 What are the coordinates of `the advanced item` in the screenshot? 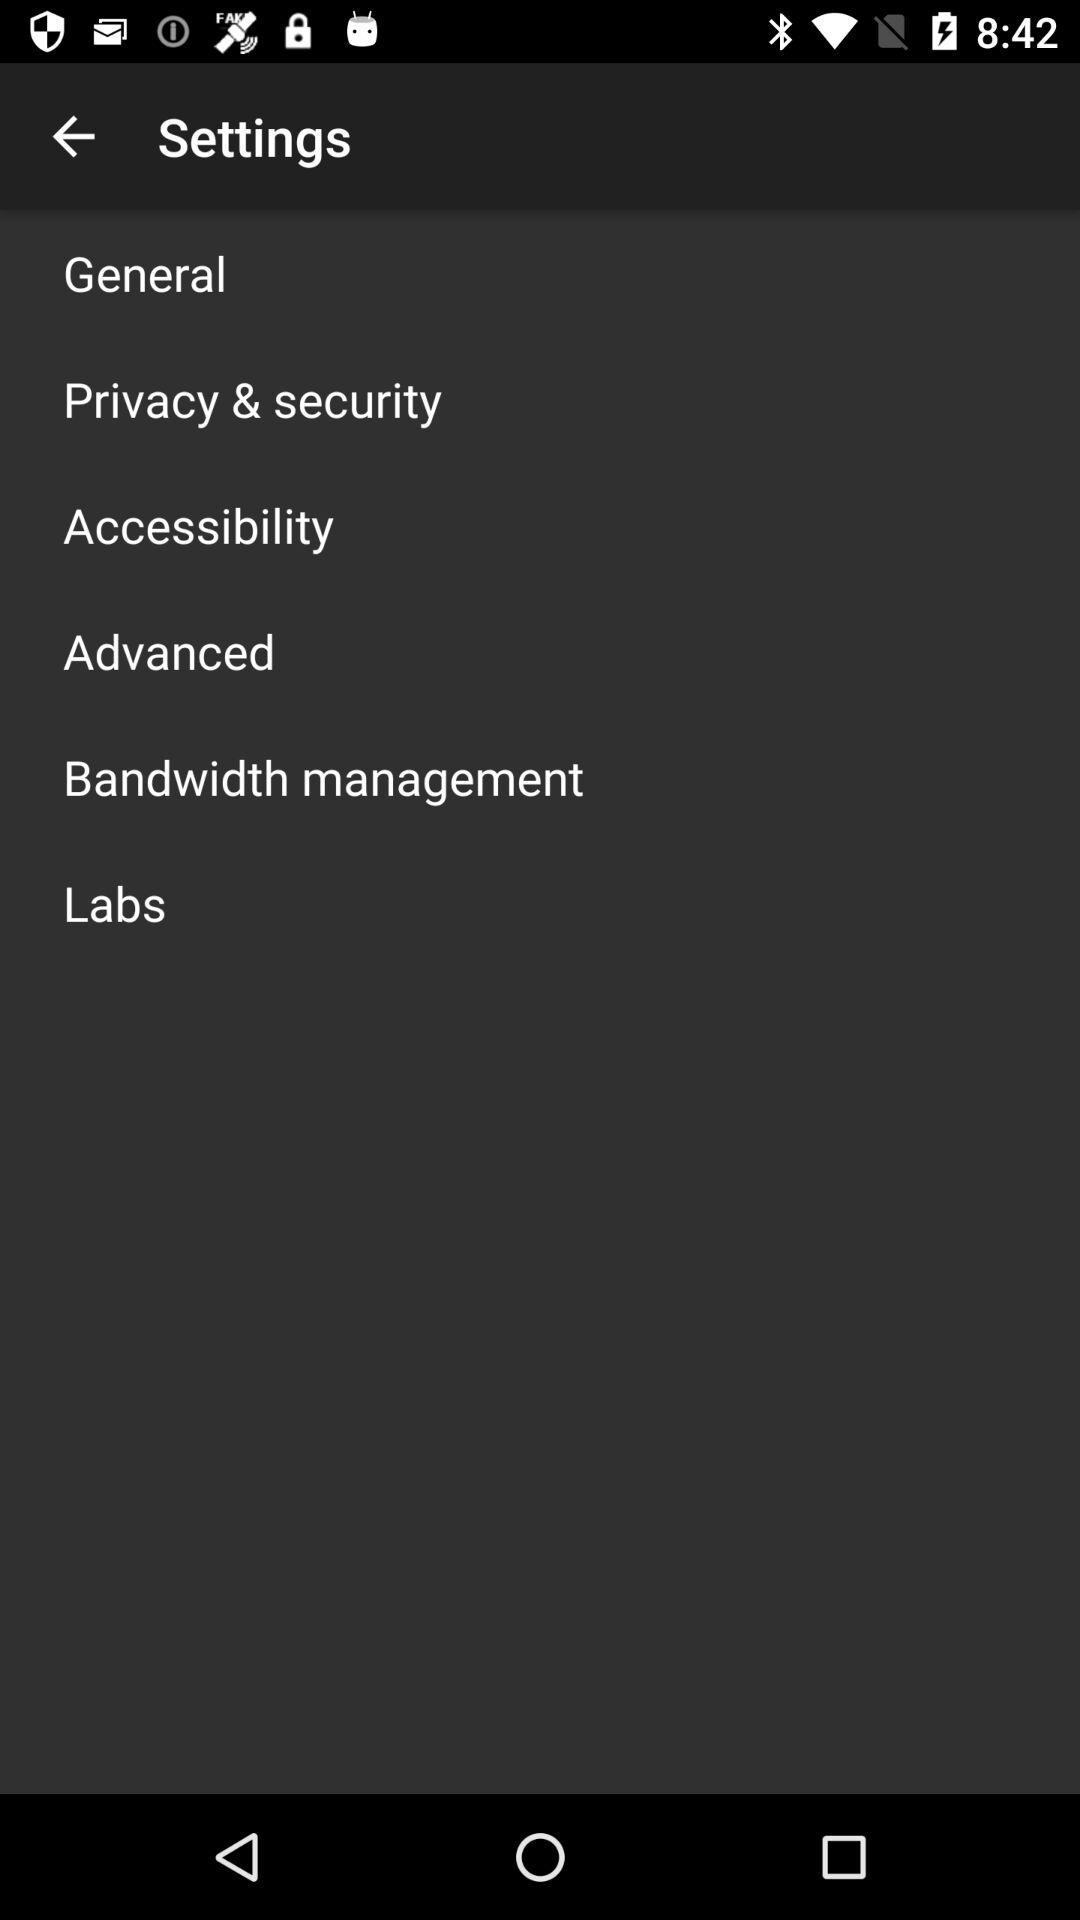 It's located at (168, 651).